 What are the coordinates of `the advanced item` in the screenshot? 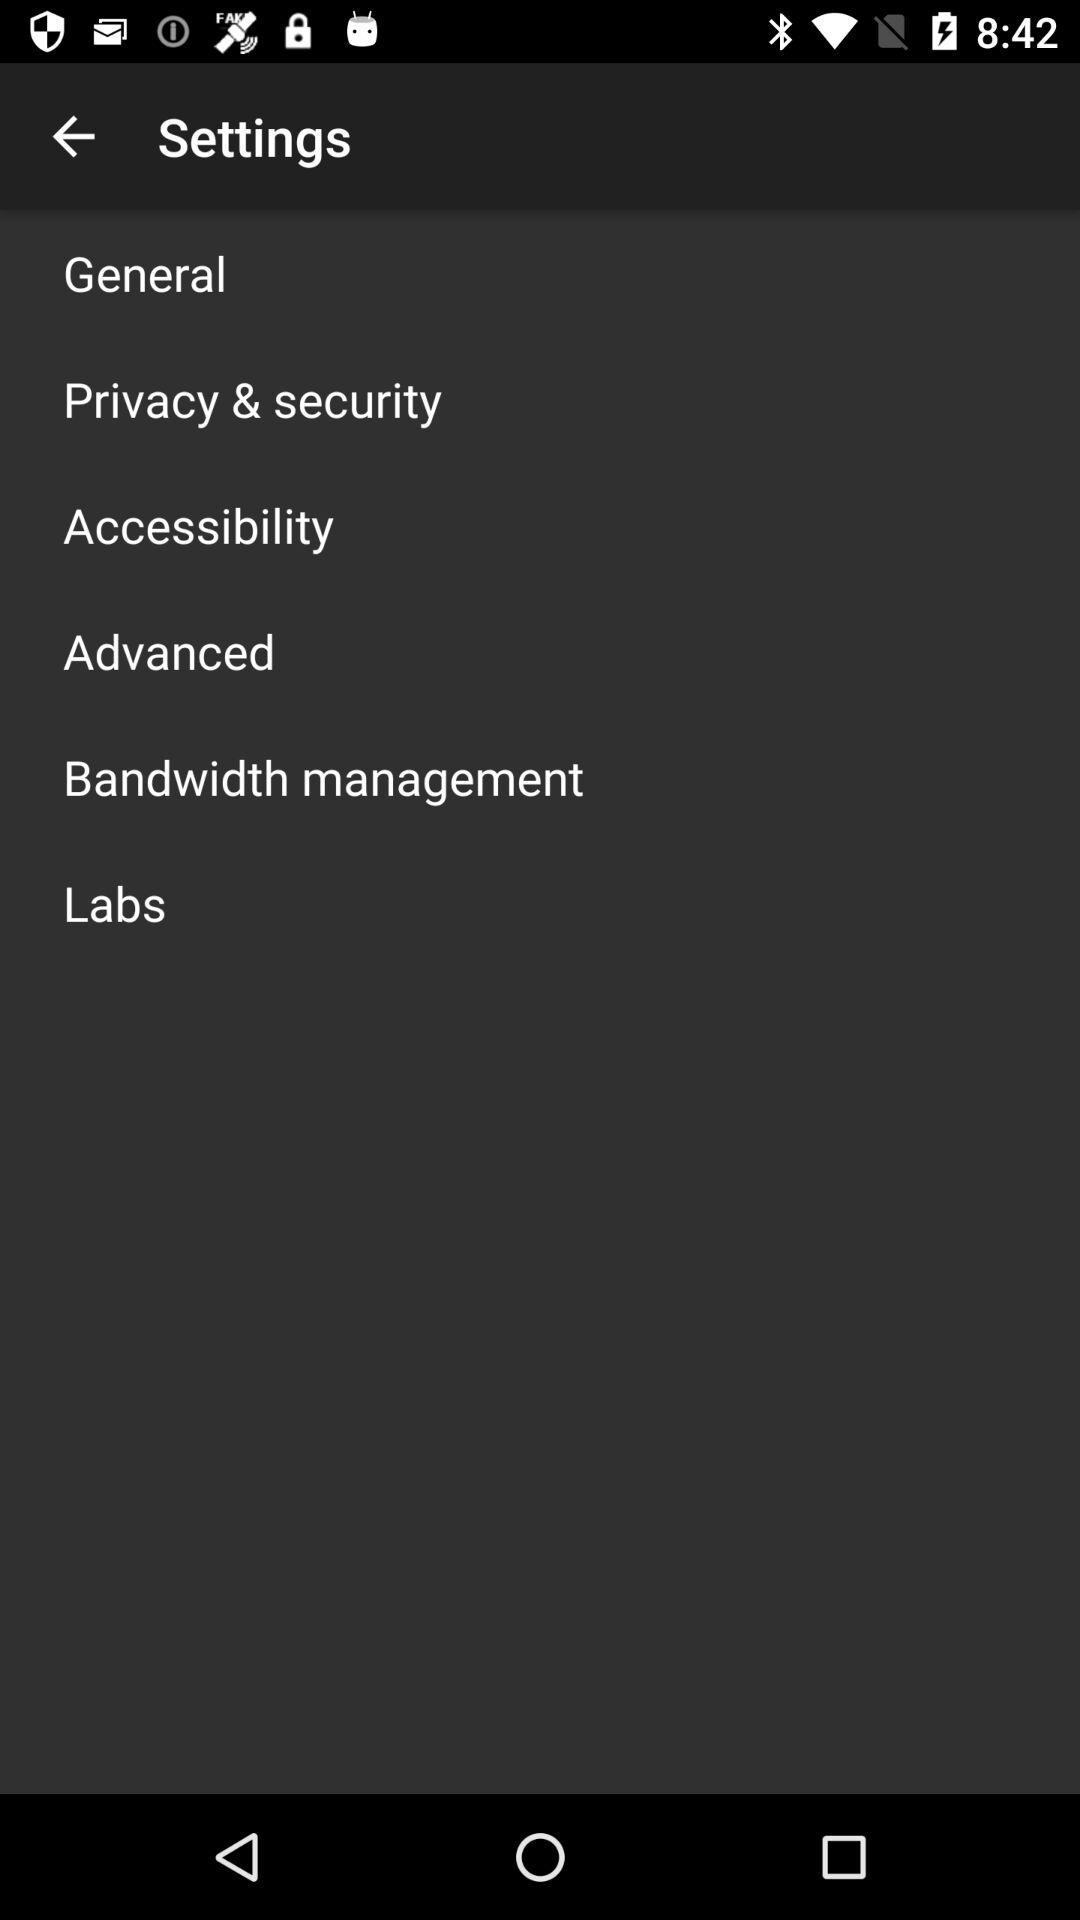 It's located at (168, 651).